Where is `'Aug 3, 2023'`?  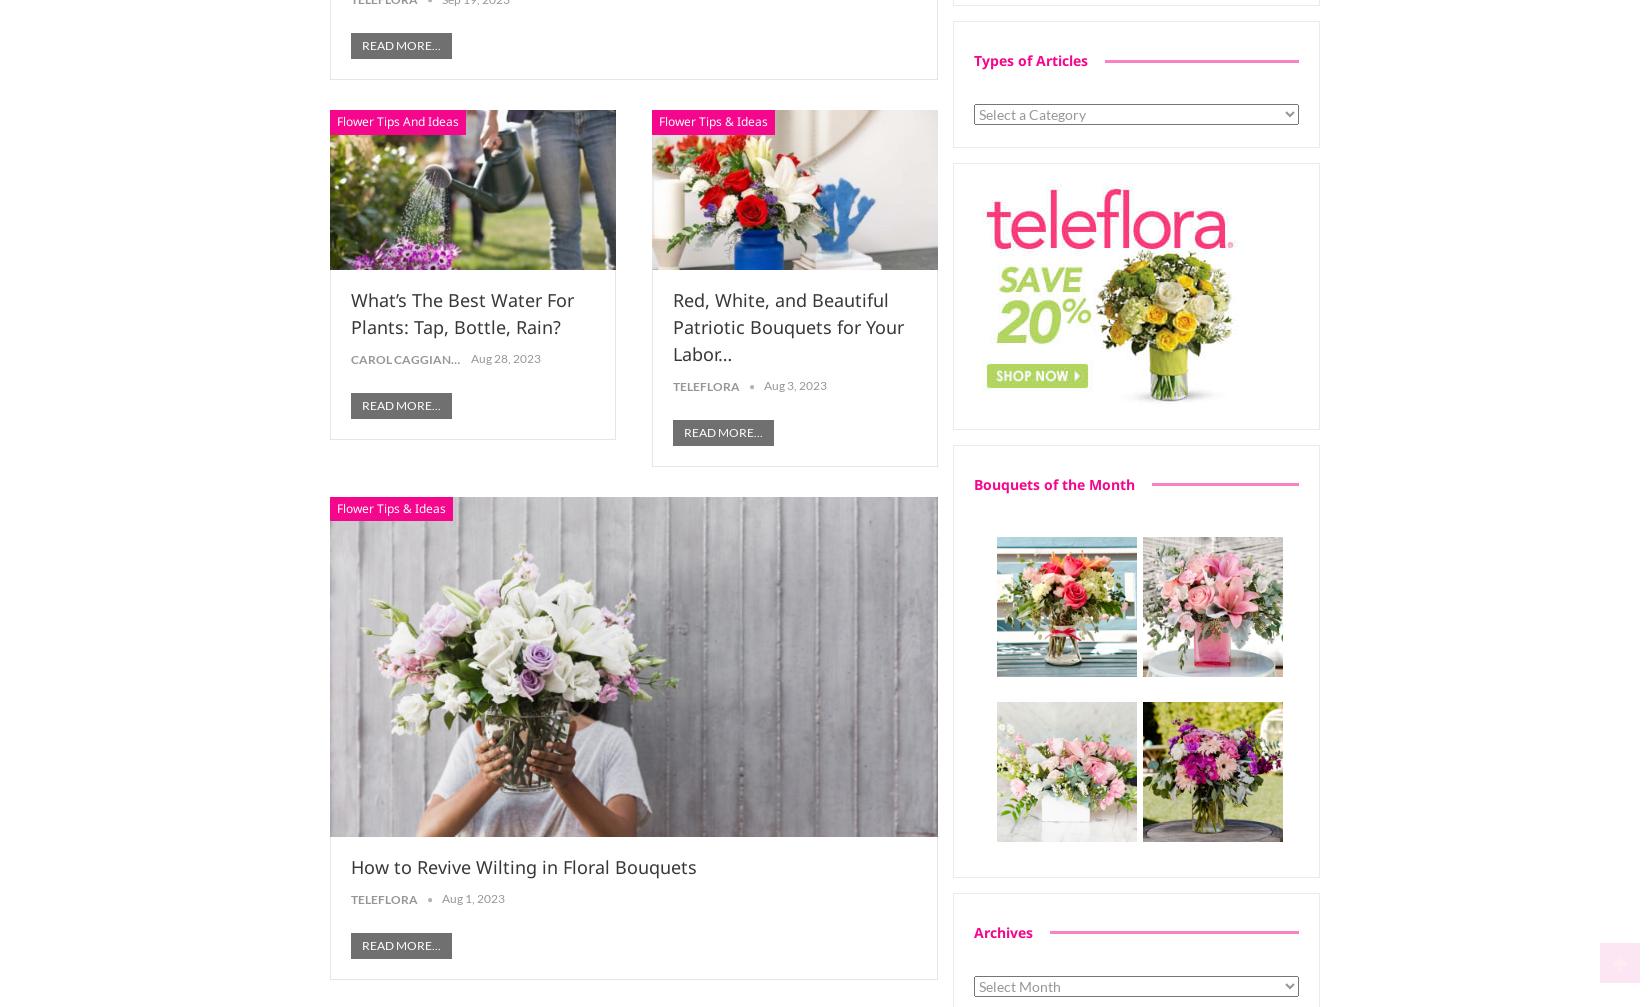
'Aug 3, 2023' is located at coordinates (762, 385).